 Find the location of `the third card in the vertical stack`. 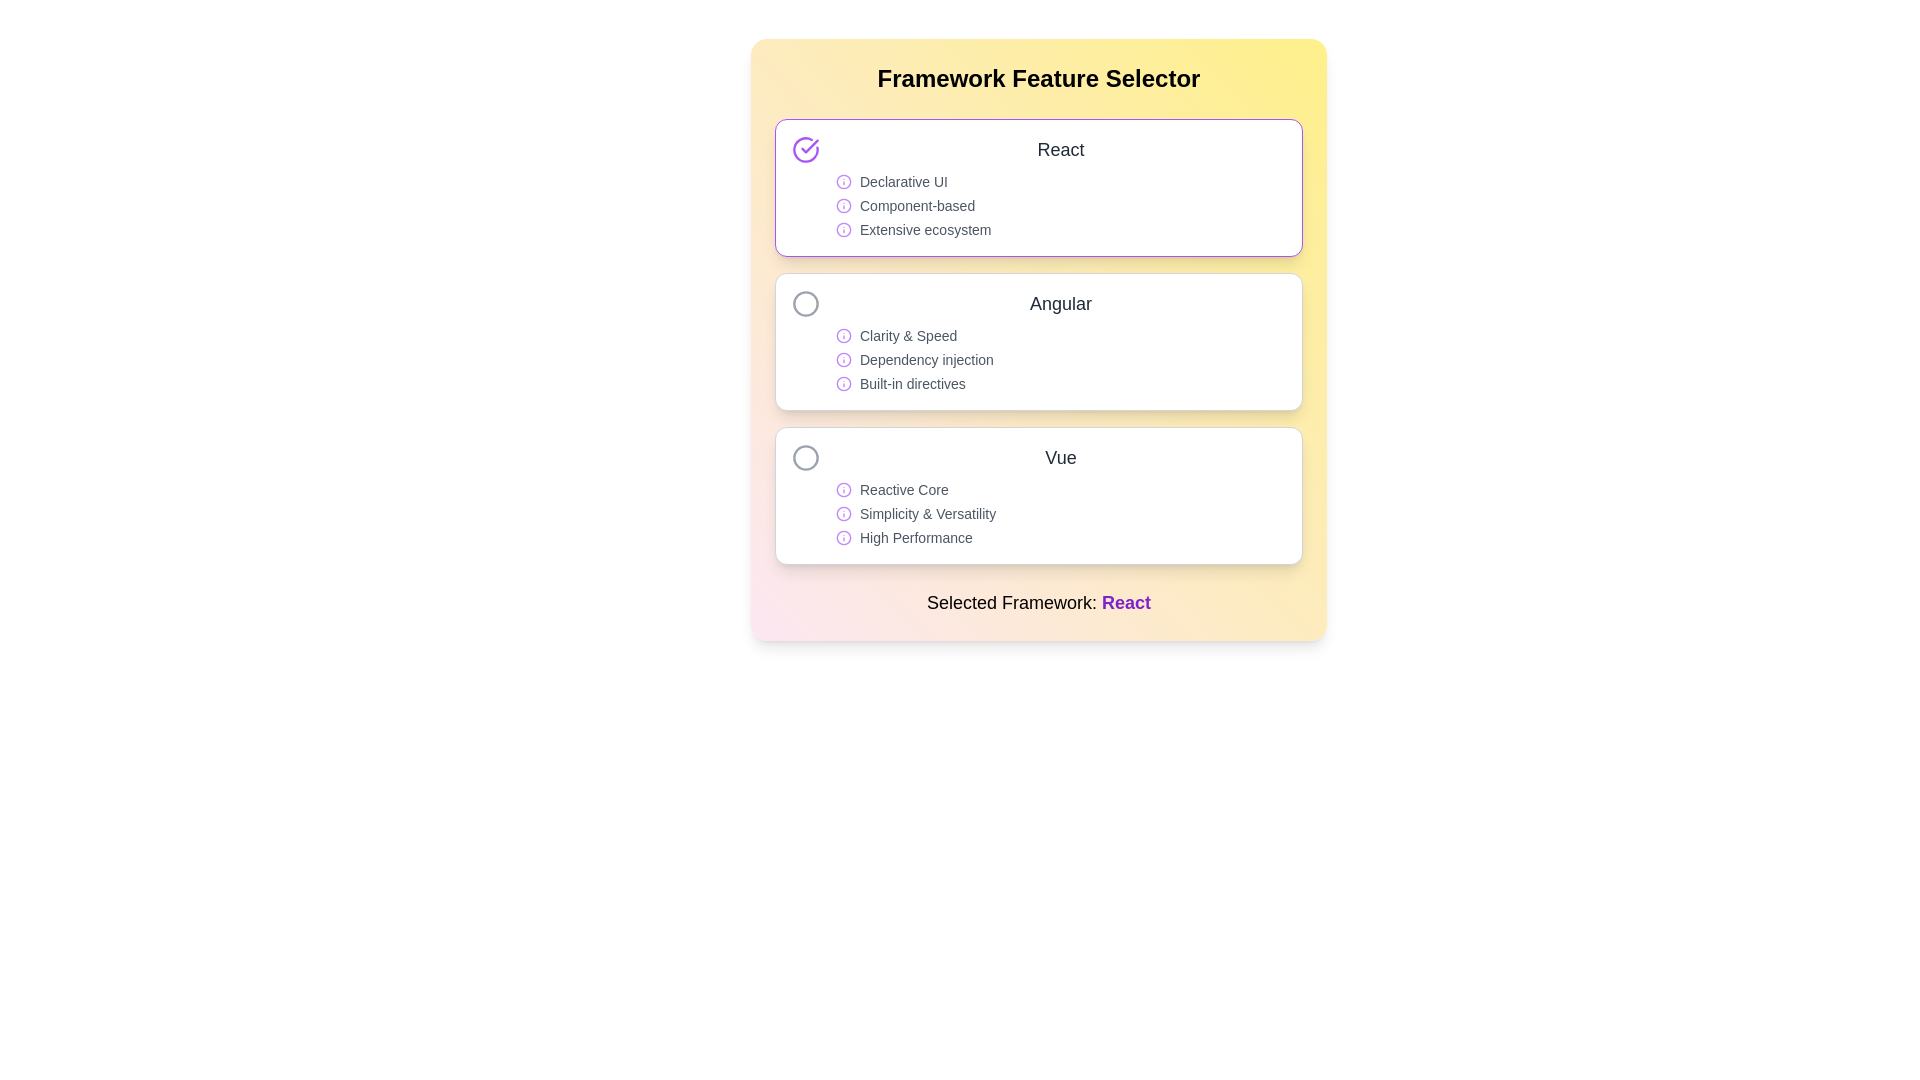

the third card in the vertical stack is located at coordinates (1038, 495).